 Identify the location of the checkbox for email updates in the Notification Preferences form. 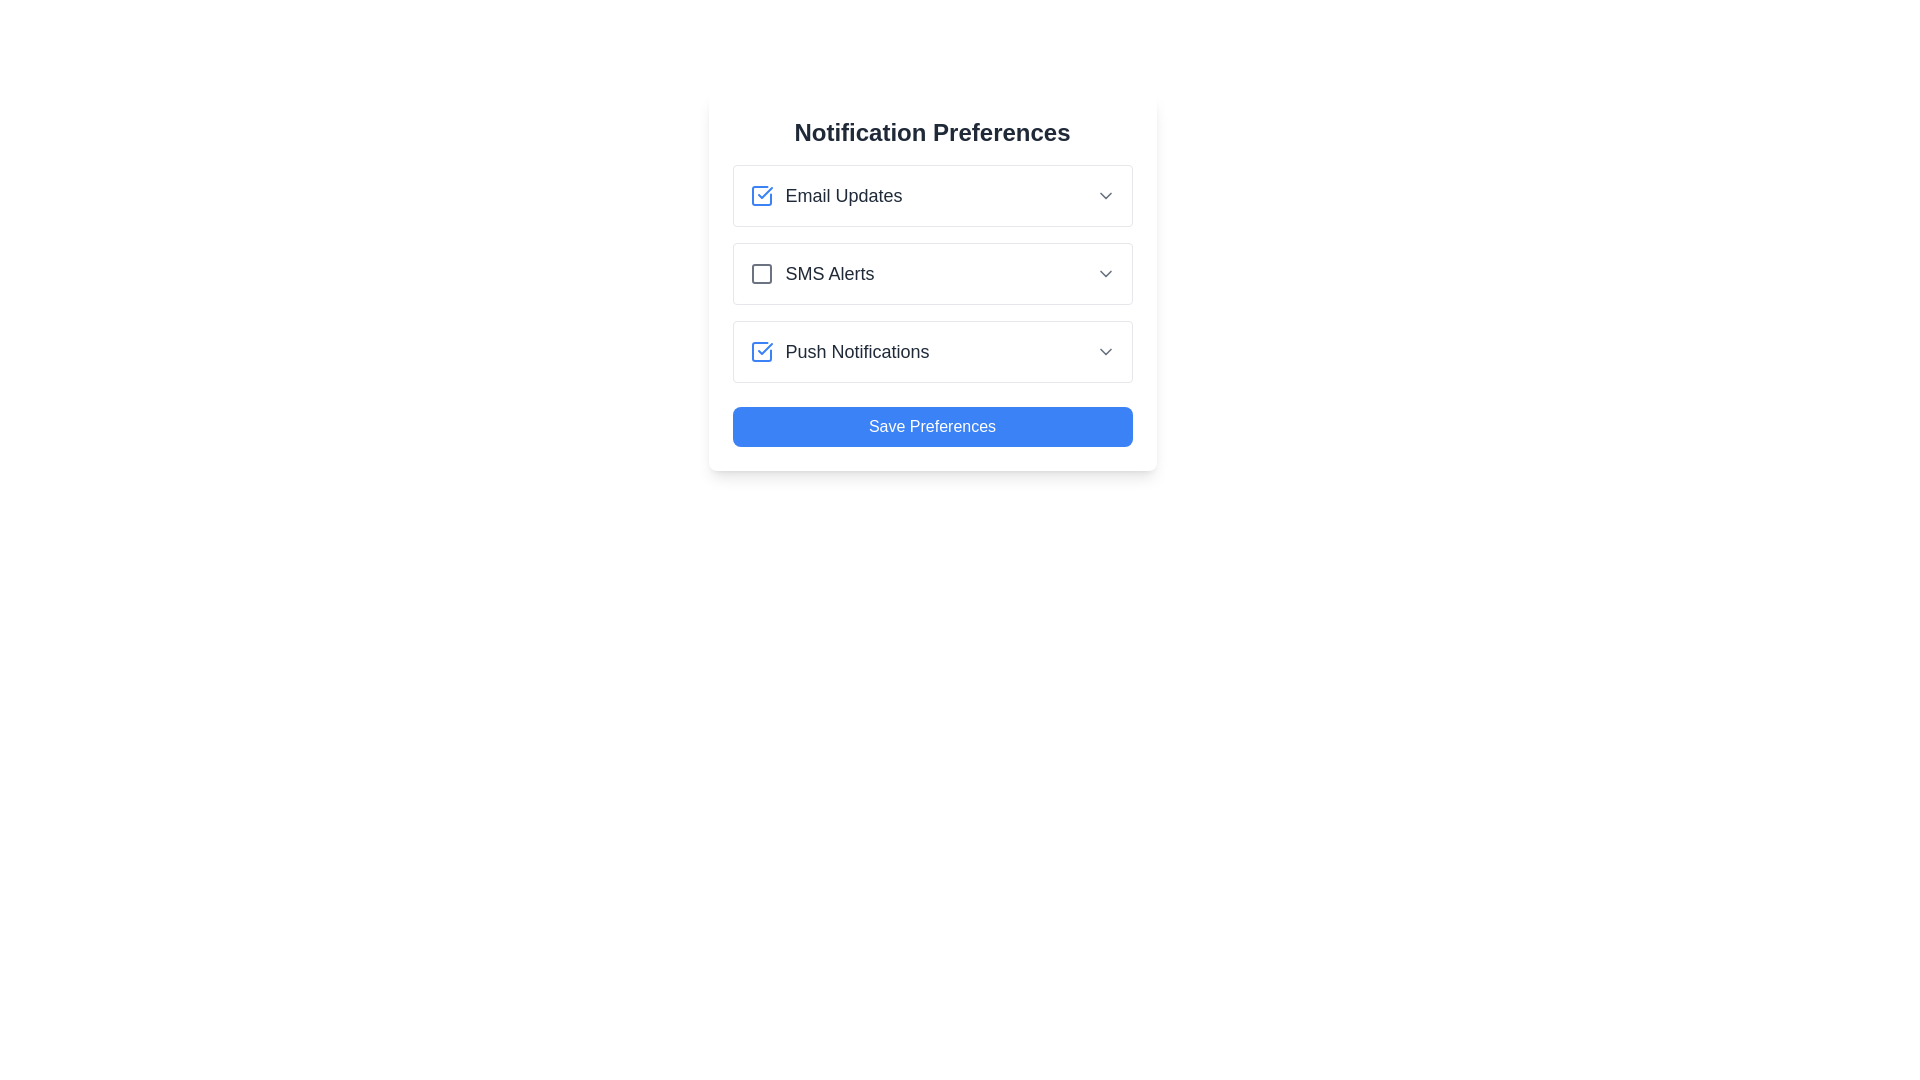
(825, 196).